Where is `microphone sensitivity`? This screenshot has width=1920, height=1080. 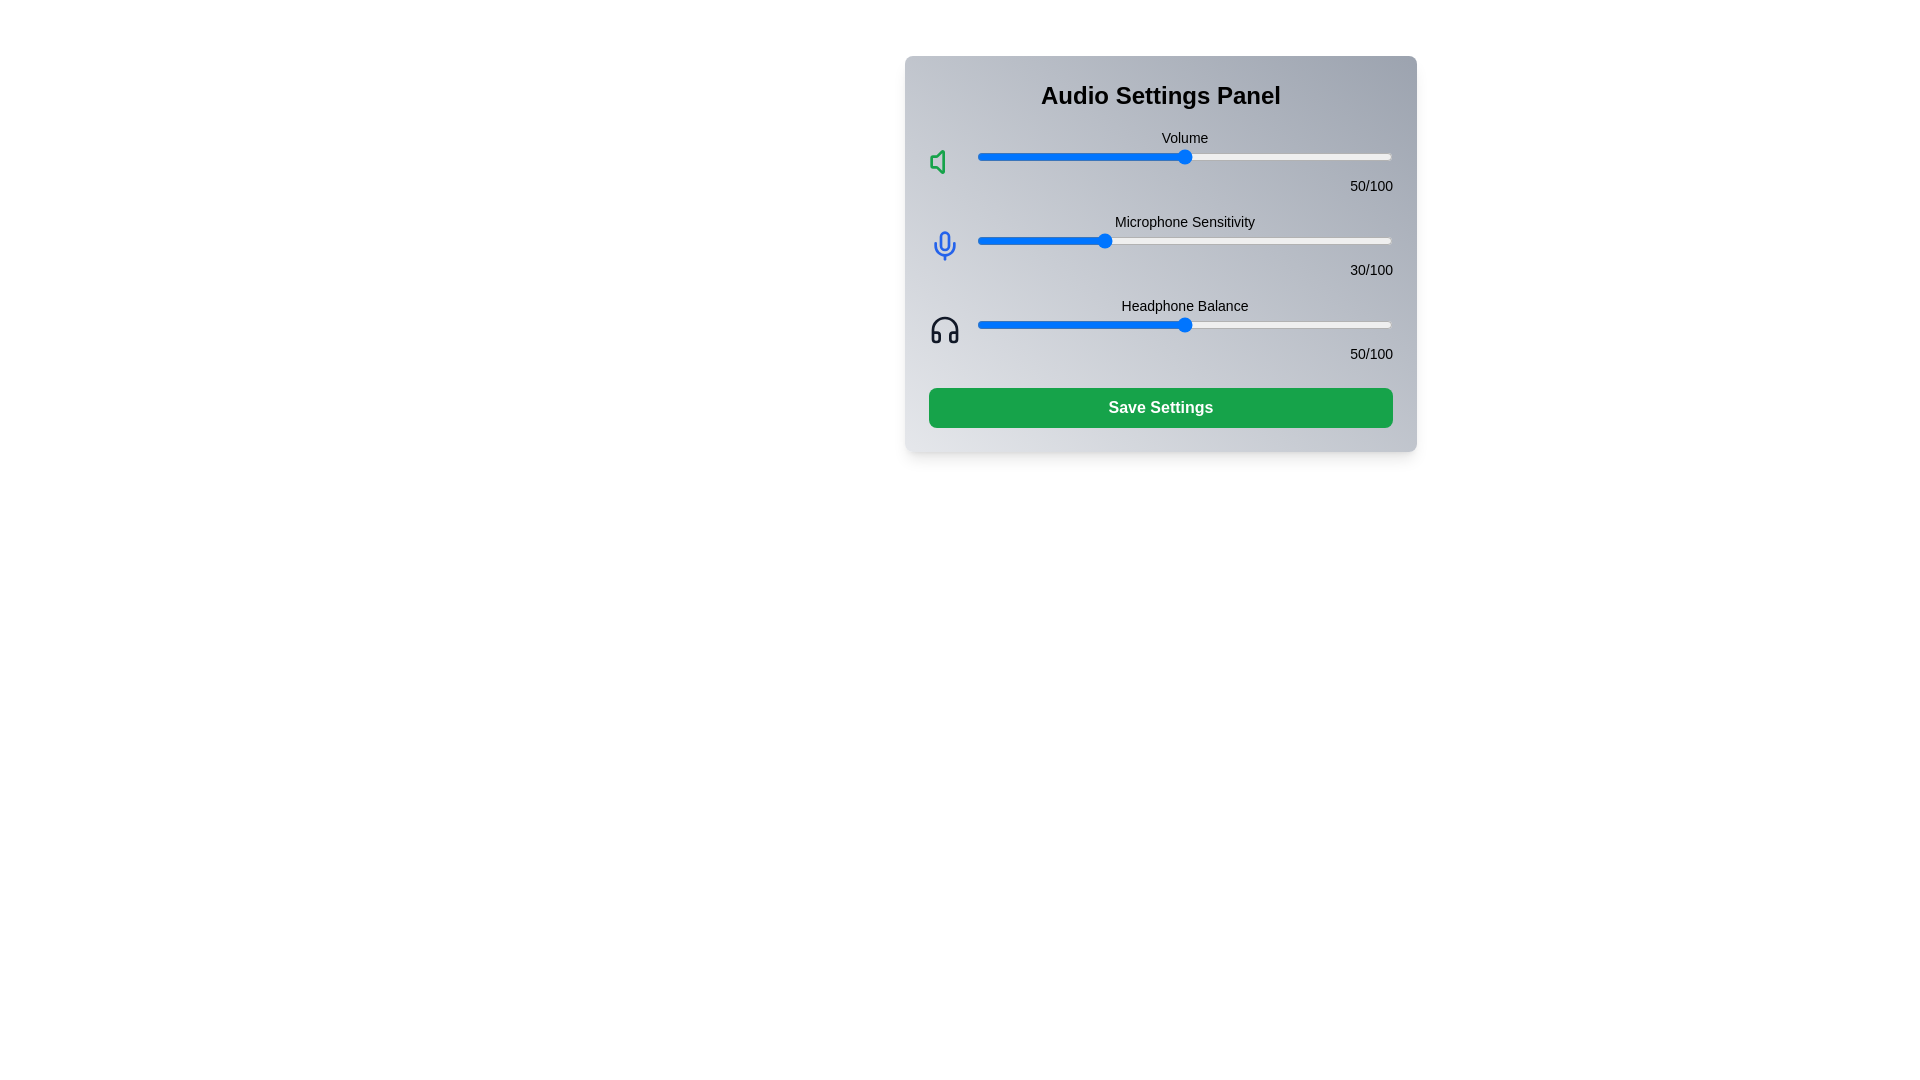 microphone sensitivity is located at coordinates (1006, 239).